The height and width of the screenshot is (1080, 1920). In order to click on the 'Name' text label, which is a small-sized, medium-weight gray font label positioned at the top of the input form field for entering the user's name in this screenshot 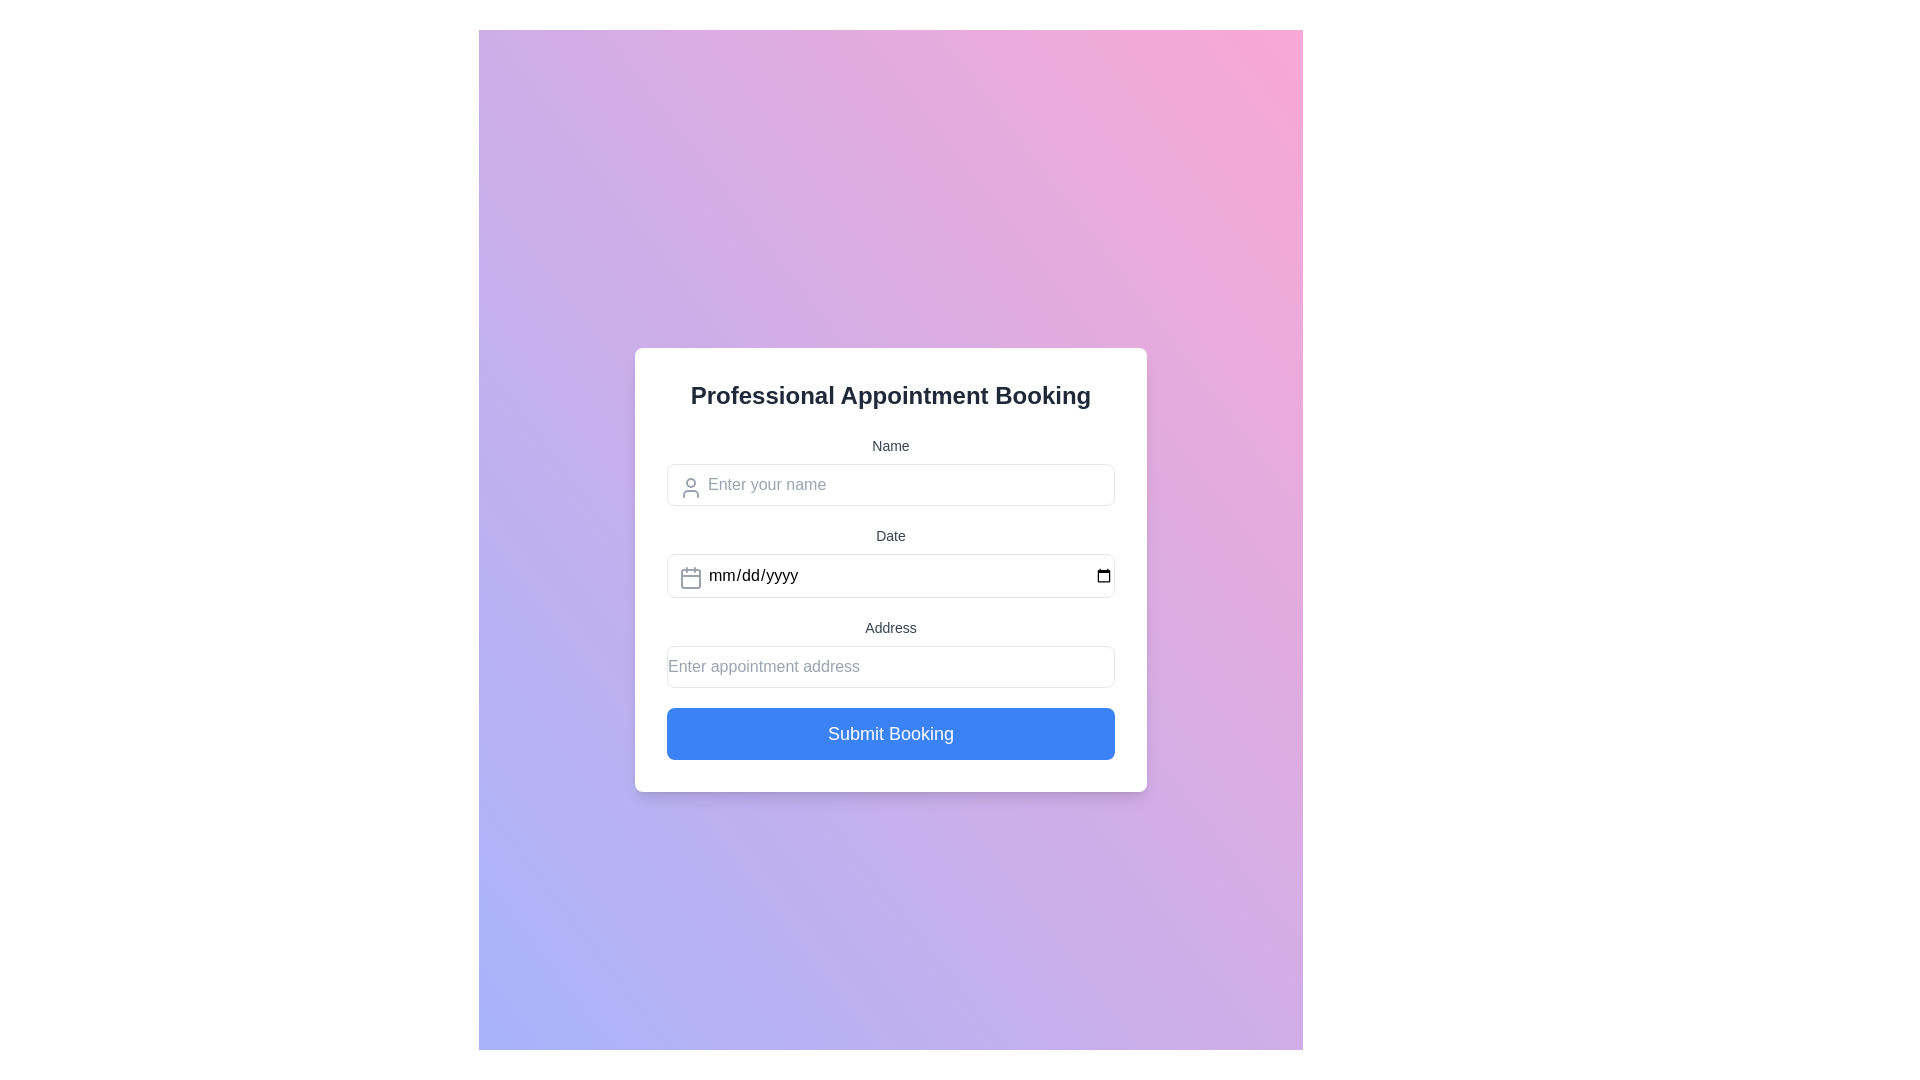, I will do `click(890, 445)`.